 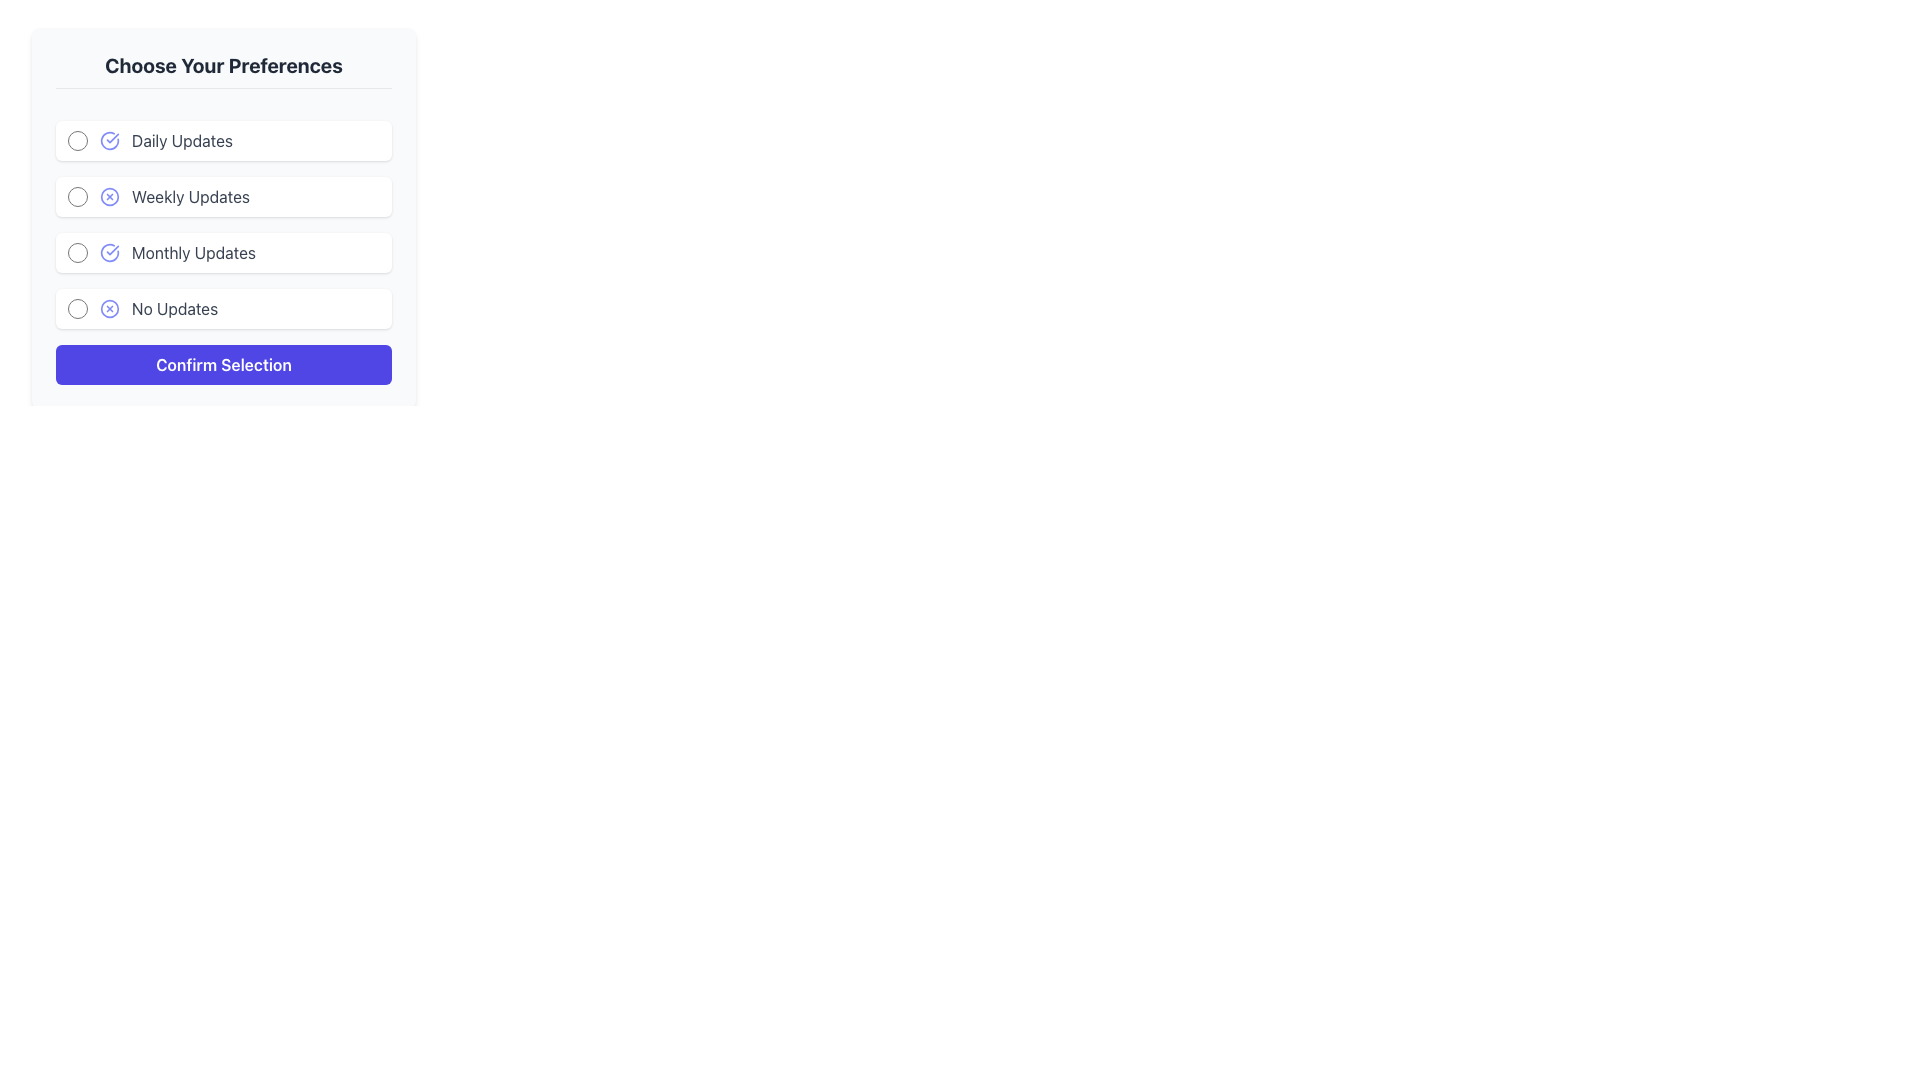 I want to click on the Decorative SVG Icon indicating that the 'Daily Updates' option is selected or completed, which is positioned to the right of the radio button and slightly left of the text label, so click(x=109, y=140).